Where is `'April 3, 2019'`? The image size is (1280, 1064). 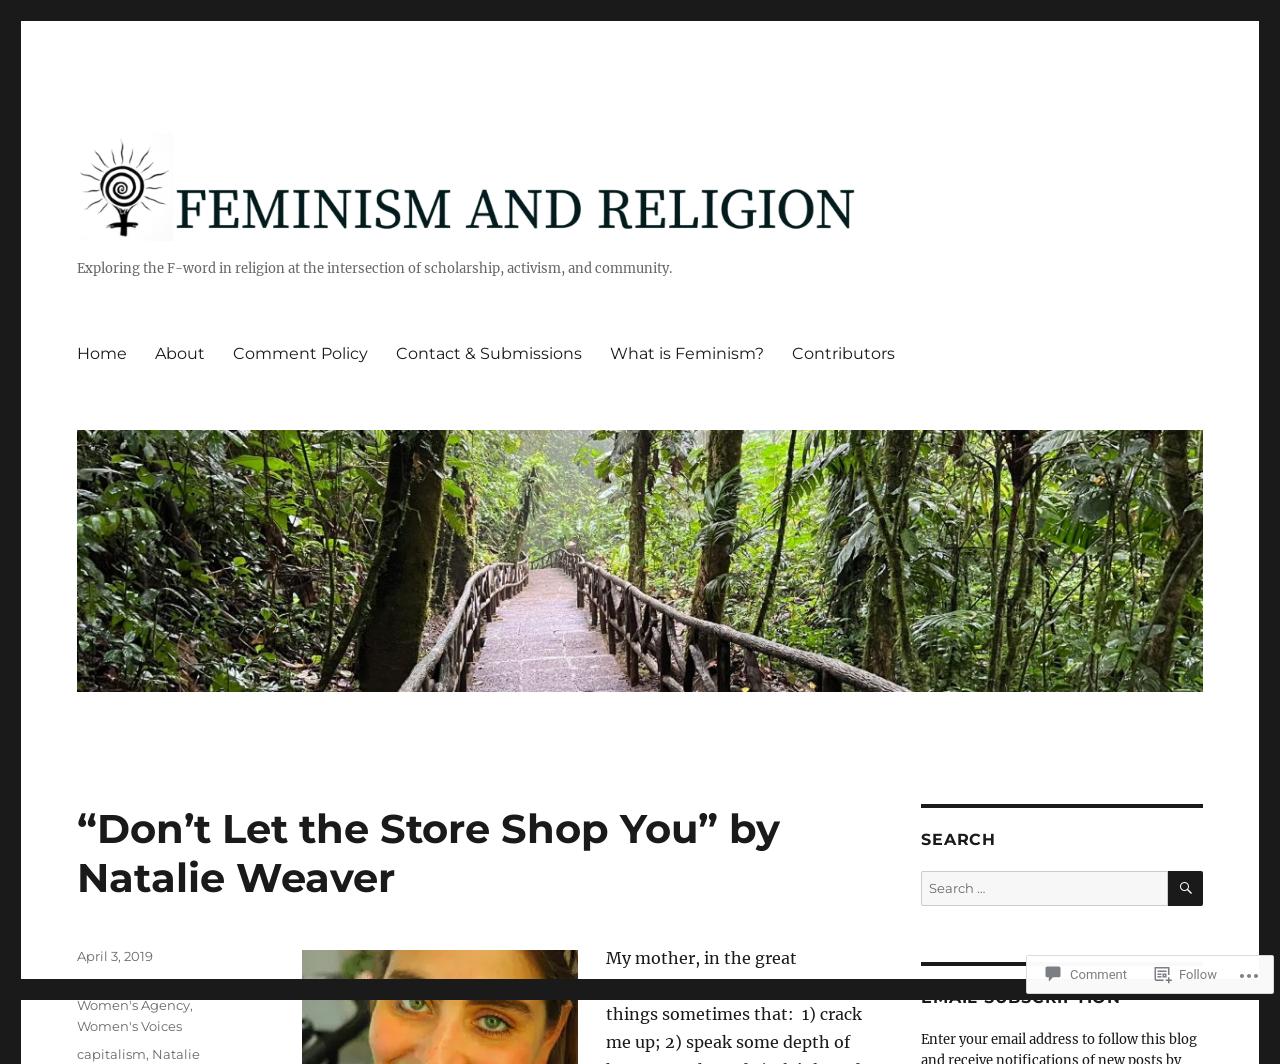
'April 3, 2019' is located at coordinates (113, 956).